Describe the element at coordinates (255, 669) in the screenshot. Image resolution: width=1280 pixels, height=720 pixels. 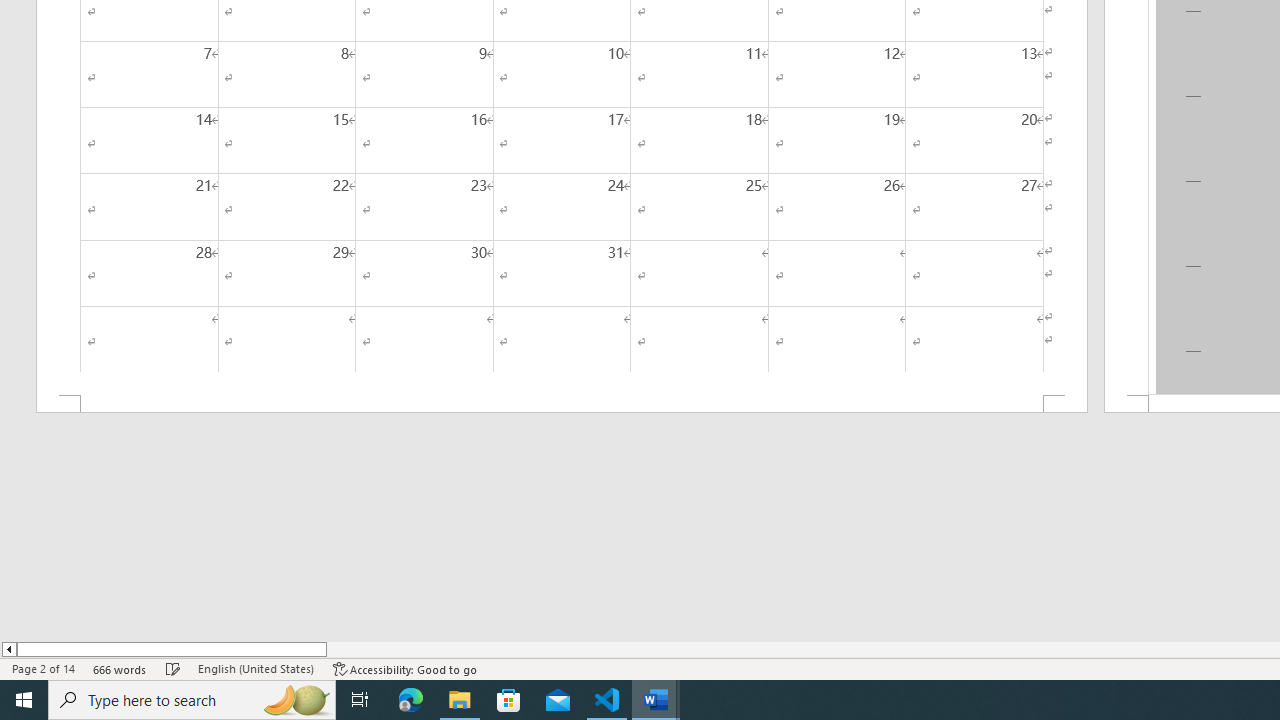
I see `'Language English (United States)'` at that location.